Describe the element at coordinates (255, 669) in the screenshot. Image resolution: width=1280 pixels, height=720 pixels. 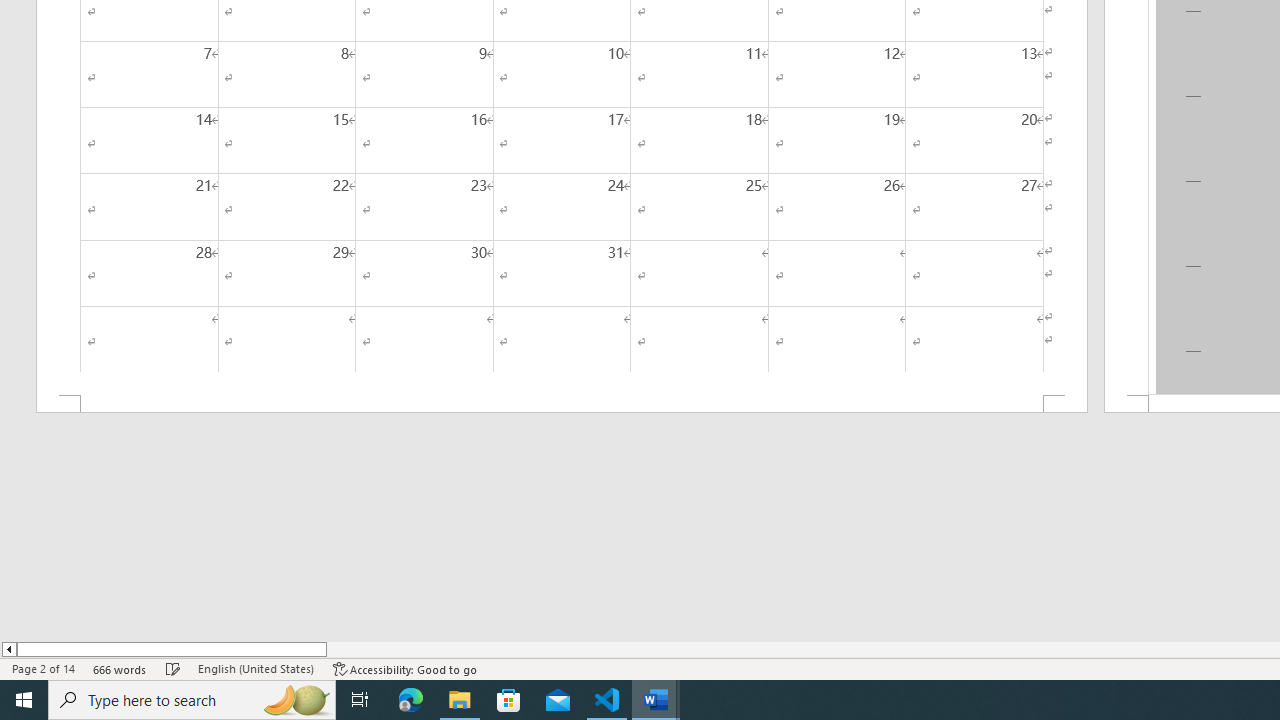
I see `'Language English (United States)'` at that location.